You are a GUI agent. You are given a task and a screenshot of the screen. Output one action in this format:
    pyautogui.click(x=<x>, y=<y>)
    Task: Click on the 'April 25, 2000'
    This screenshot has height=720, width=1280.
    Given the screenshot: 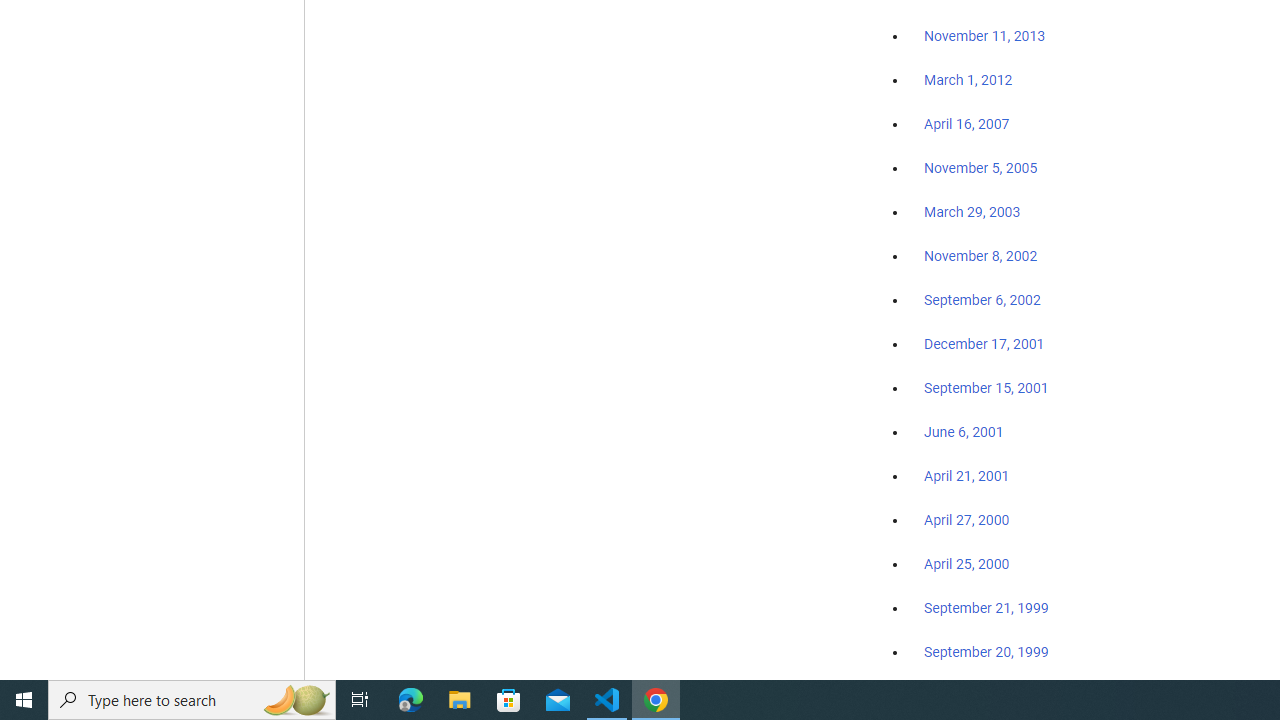 What is the action you would take?
    pyautogui.click(x=967, y=564)
    